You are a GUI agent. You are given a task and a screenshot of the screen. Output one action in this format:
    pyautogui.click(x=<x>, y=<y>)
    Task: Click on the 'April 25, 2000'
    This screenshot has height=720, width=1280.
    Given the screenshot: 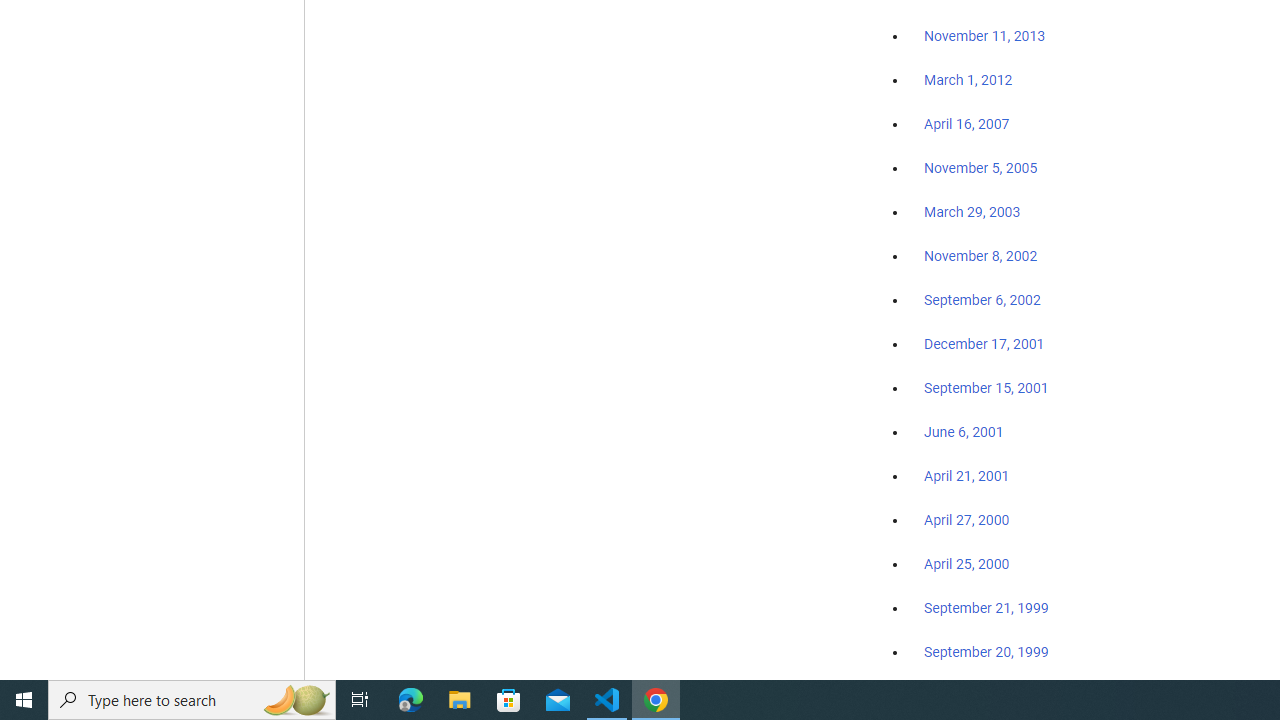 What is the action you would take?
    pyautogui.click(x=967, y=564)
    